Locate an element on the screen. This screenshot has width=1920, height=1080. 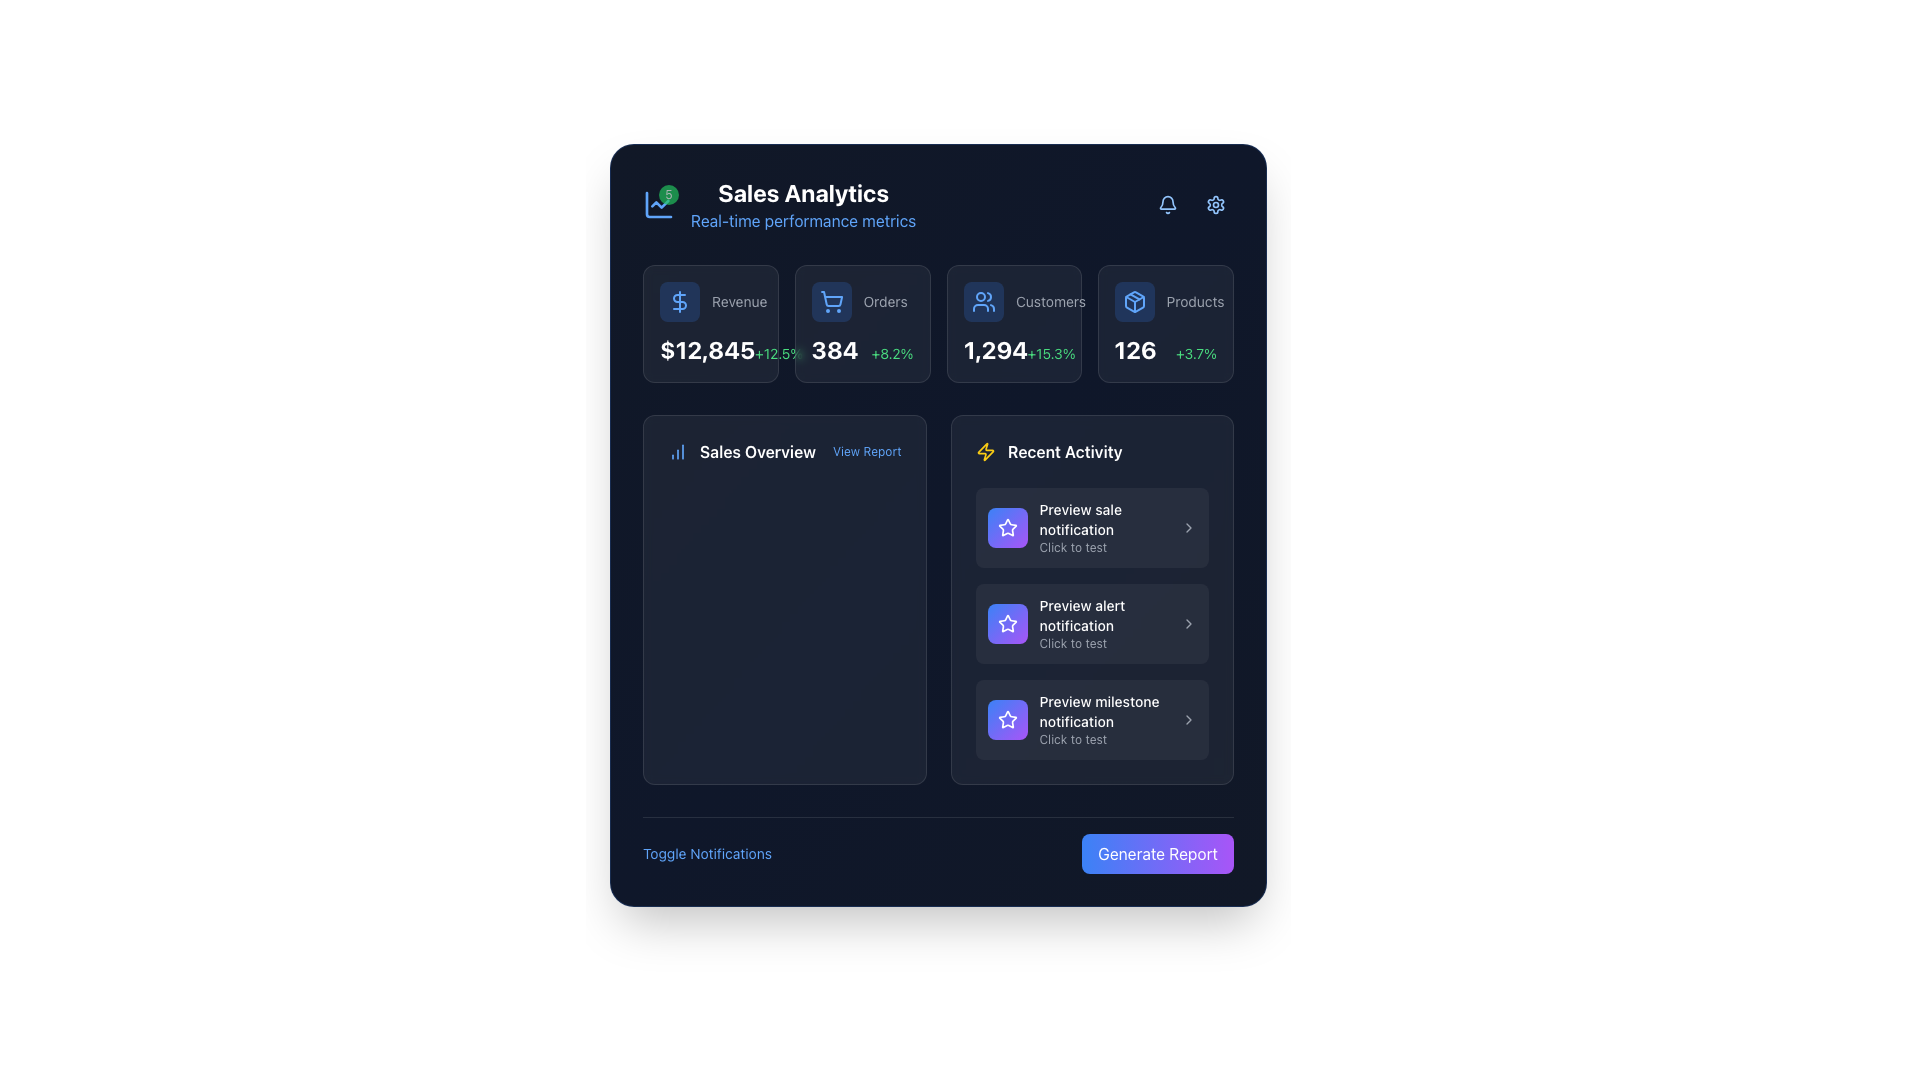
the 'Sales Overview' header element which features a blue bar chart icon and a bold white text label is located at coordinates (740, 451).